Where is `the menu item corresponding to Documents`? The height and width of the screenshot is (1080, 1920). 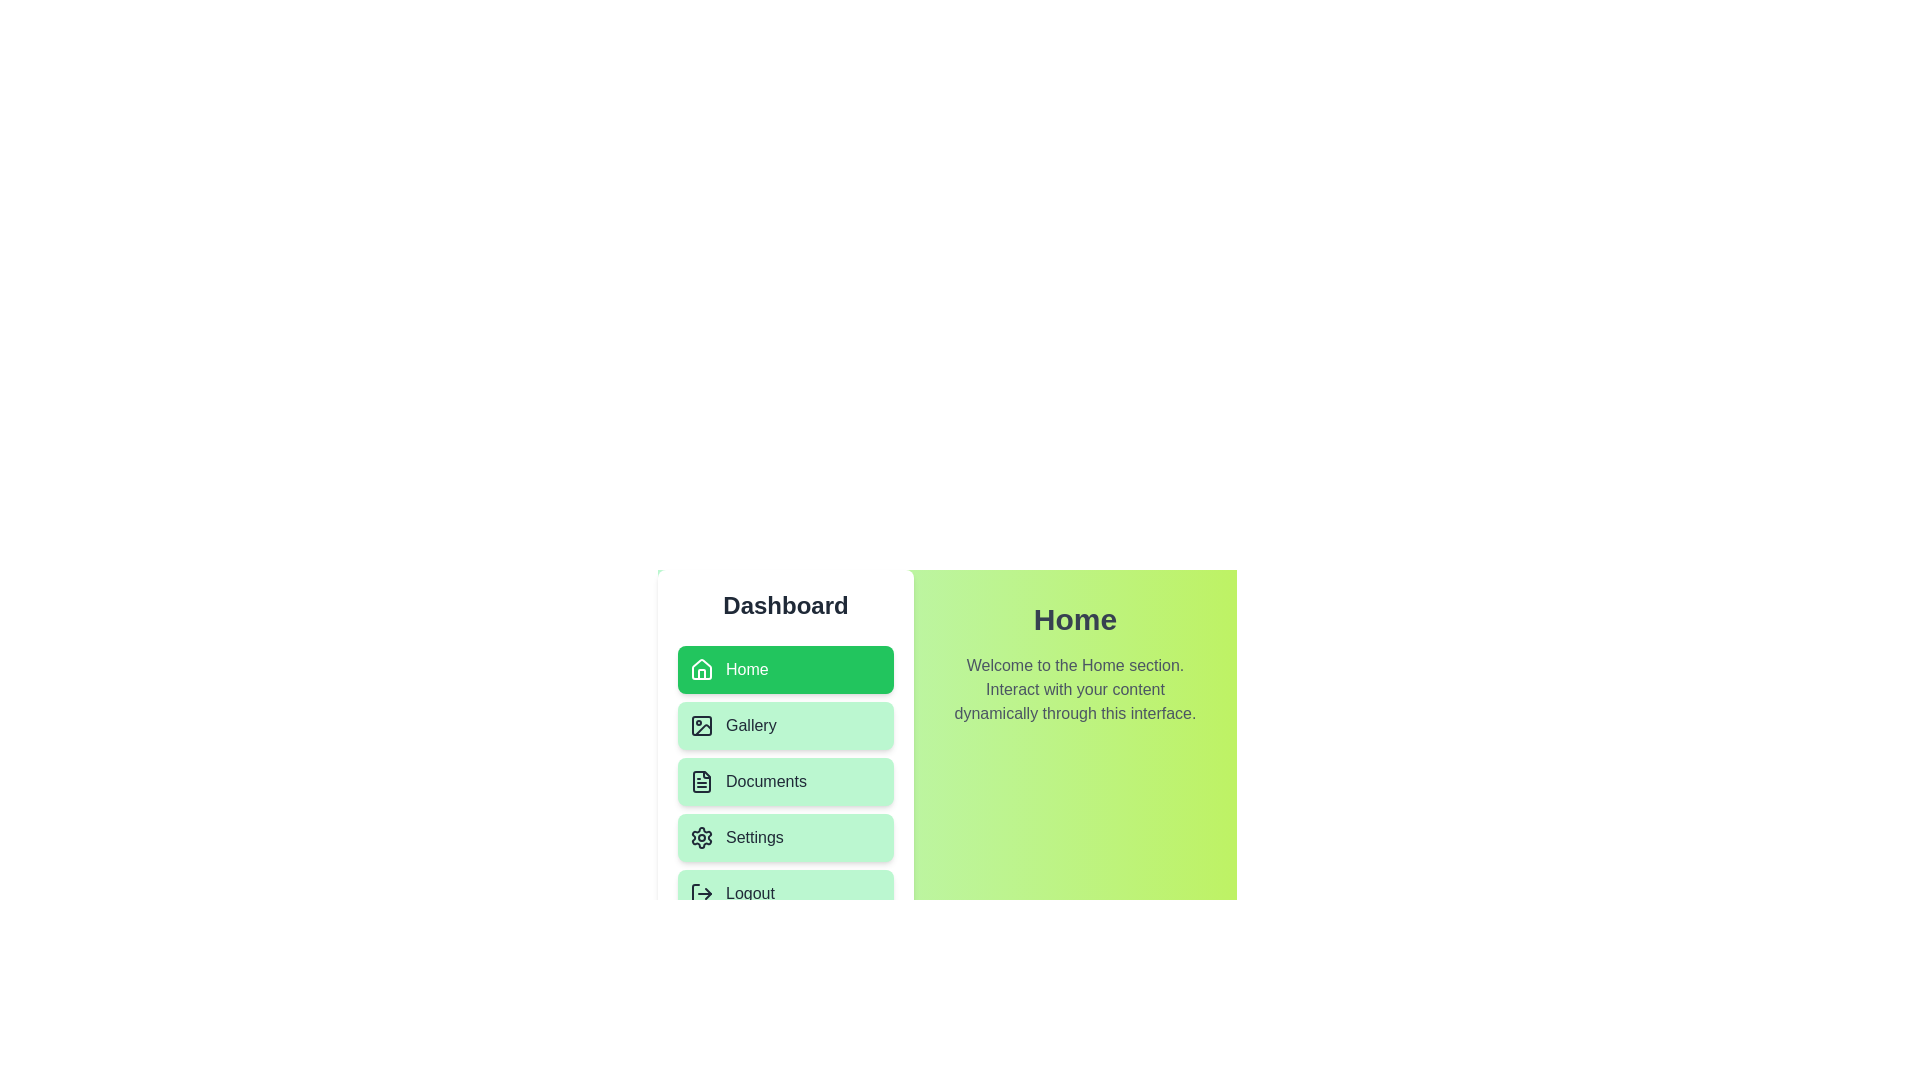 the menu item corresponding to Documents is located at coordinates (785, 781).